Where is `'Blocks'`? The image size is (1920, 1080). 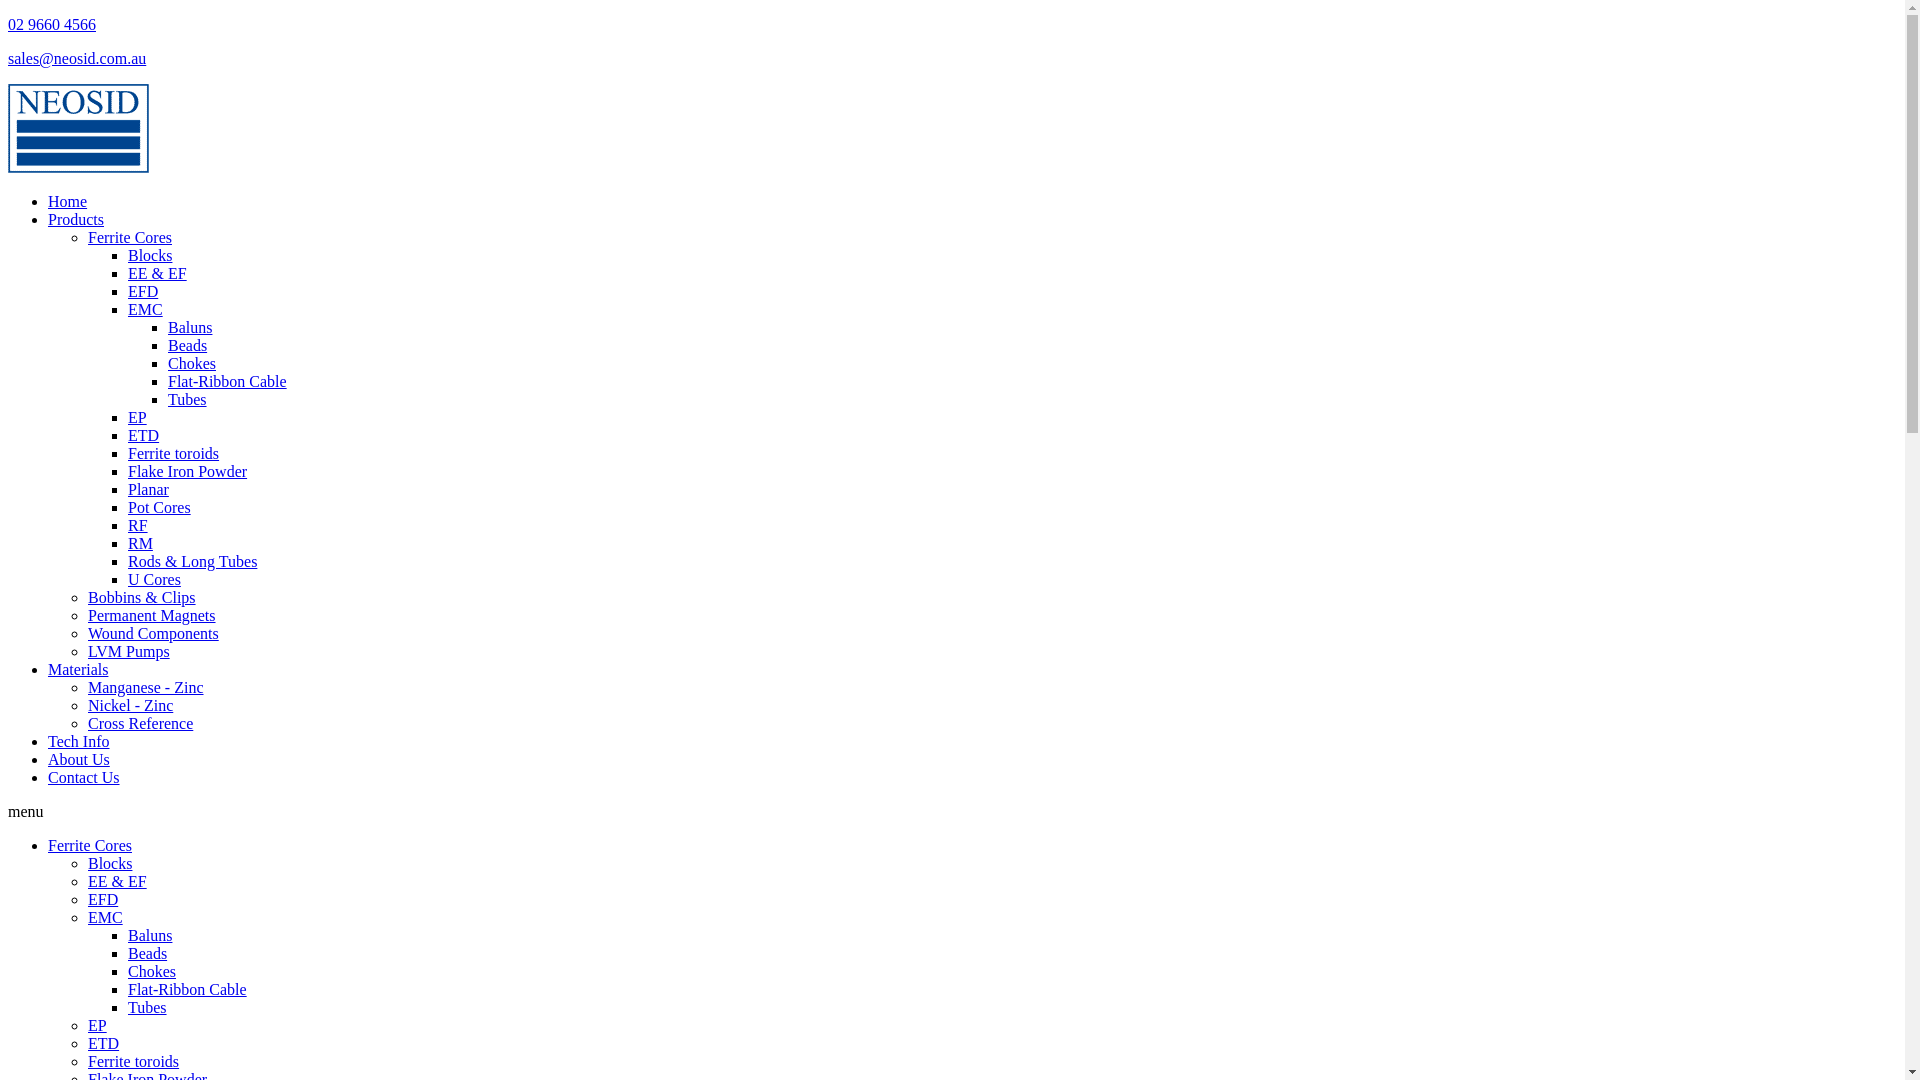 'Blocks' is located at coordinates (148, 254).